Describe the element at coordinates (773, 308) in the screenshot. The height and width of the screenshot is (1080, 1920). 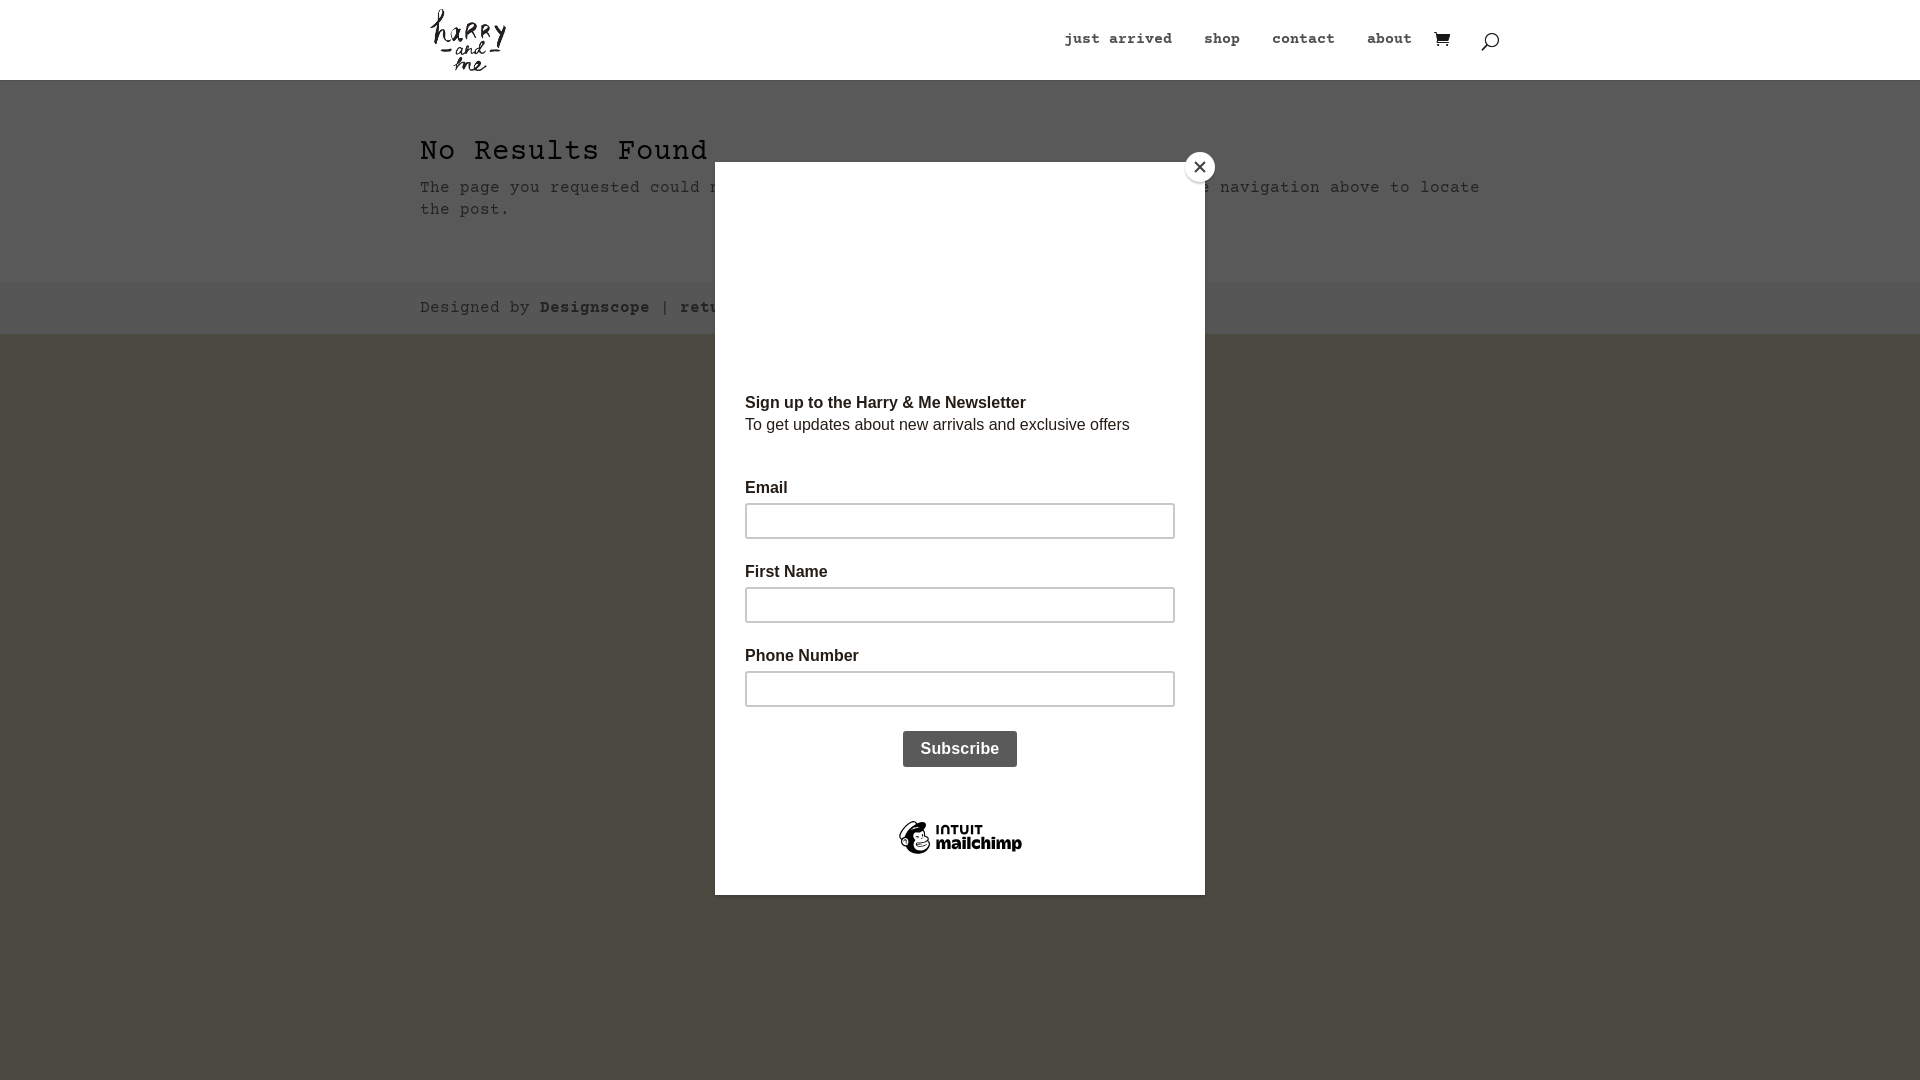
I see `'returns & exchanges'` at that location.